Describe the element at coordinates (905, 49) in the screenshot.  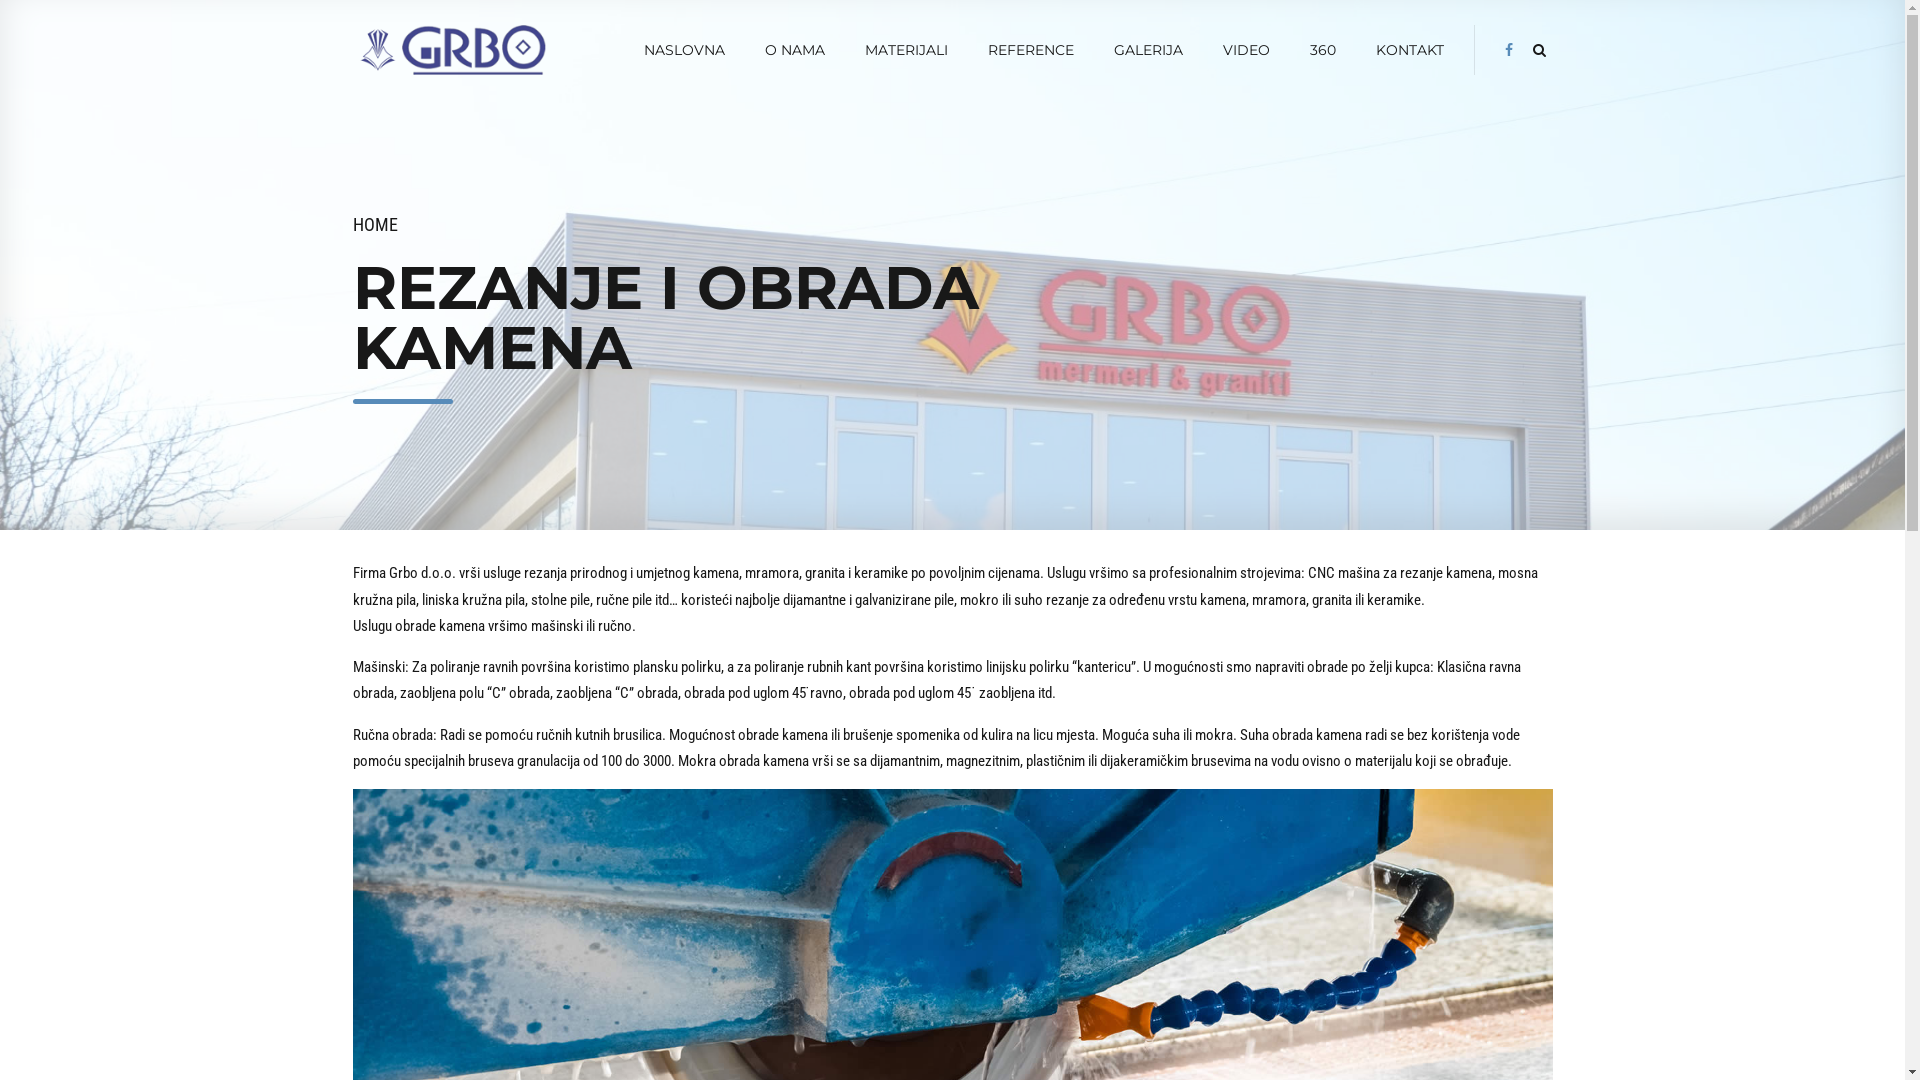
I see `'MATERIJALI'` at that location.